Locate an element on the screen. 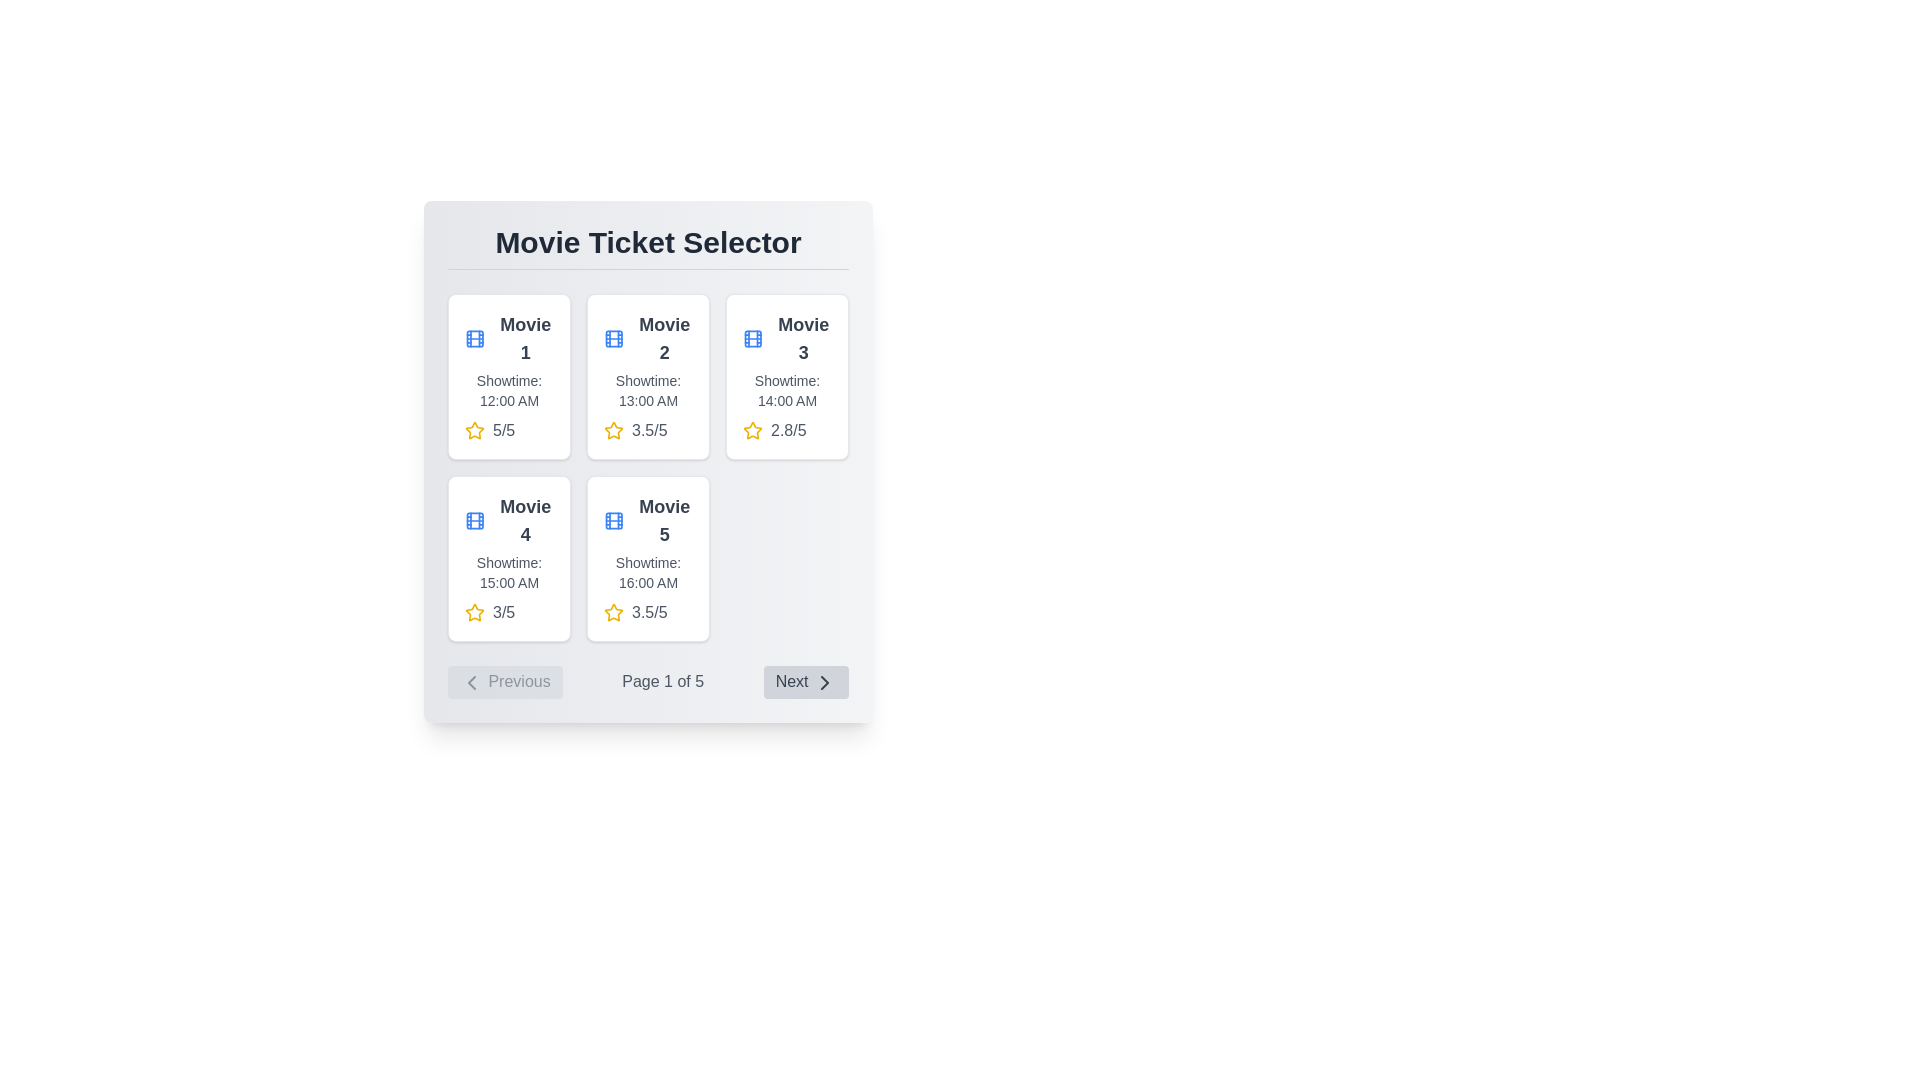  rating value displayed in the Rating Display Component, which shows a yellow star icon and the text '3.5/5'. This component is located under 'Showtime: 13:00 AM' within the second card of the grid layout is located at coordinates (648, 430).